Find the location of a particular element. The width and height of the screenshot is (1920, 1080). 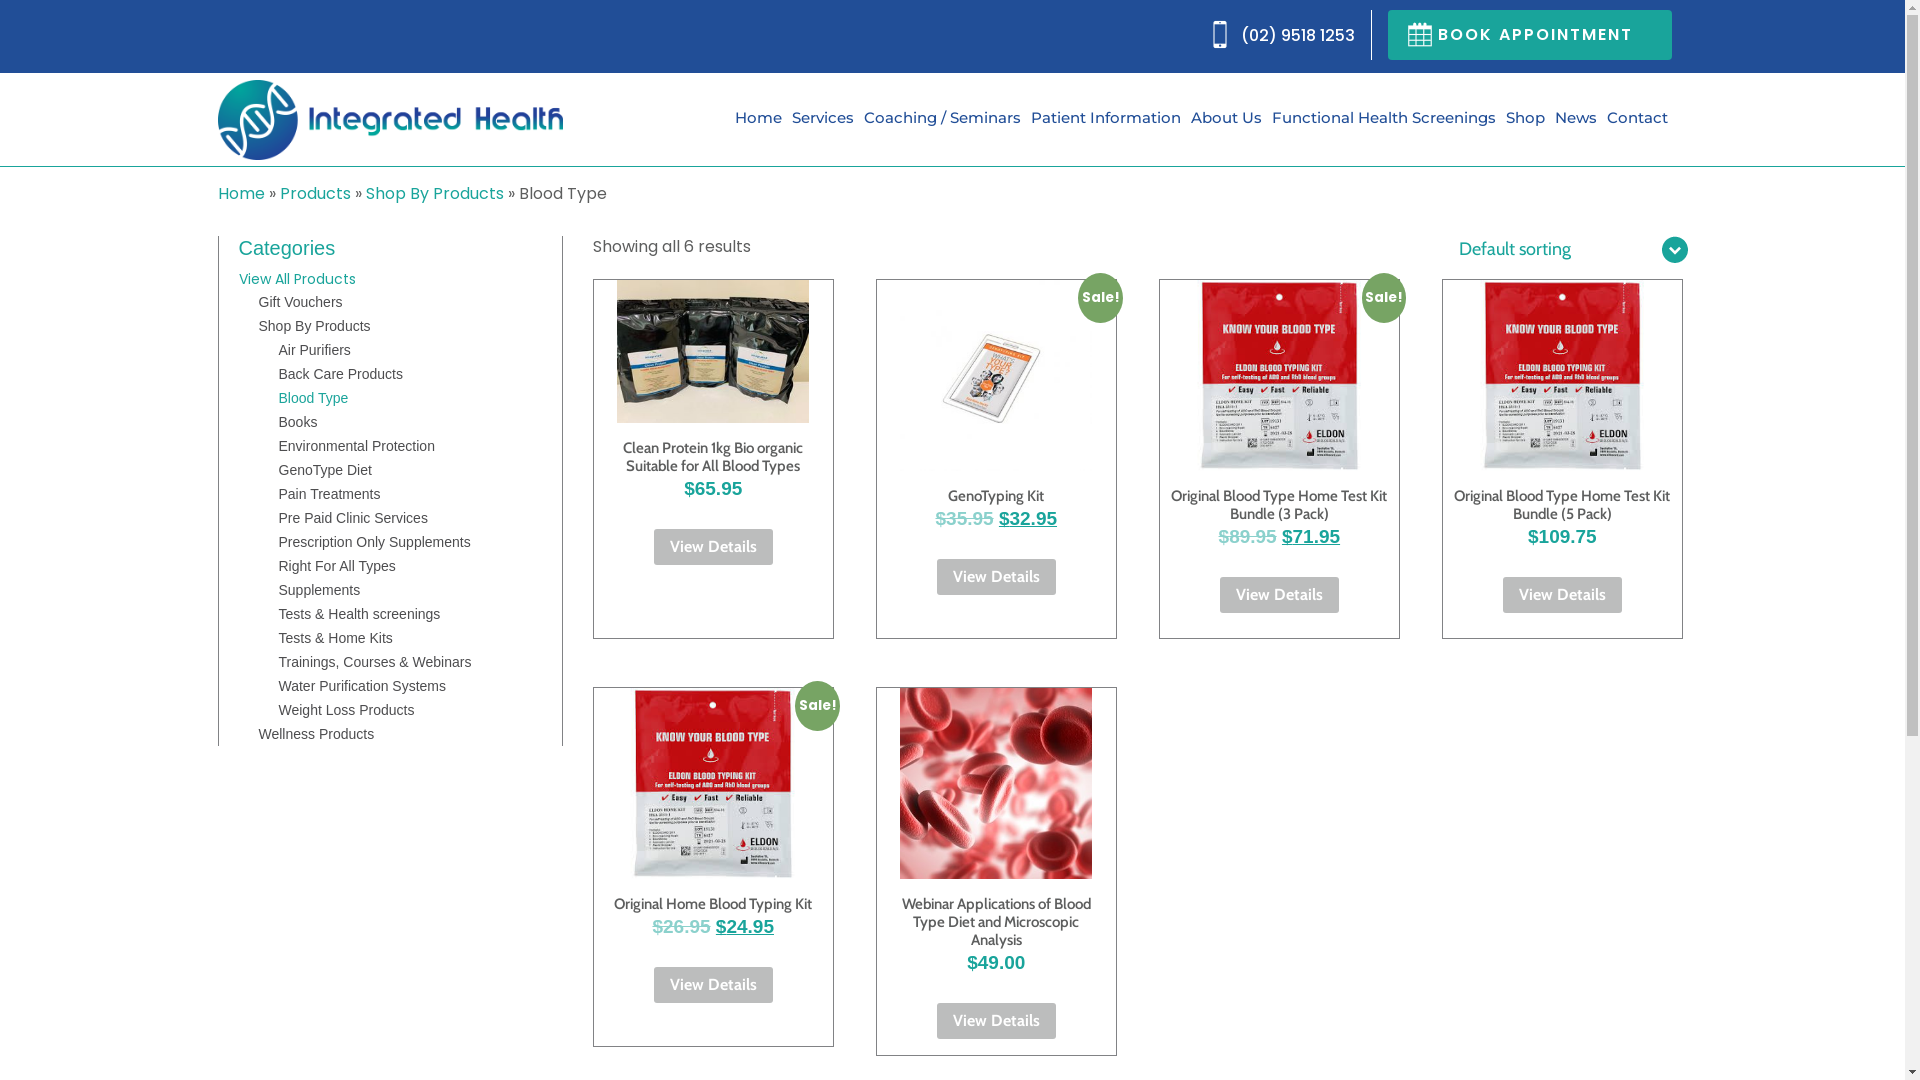

'Sale! is located at coordinates (877, 433).